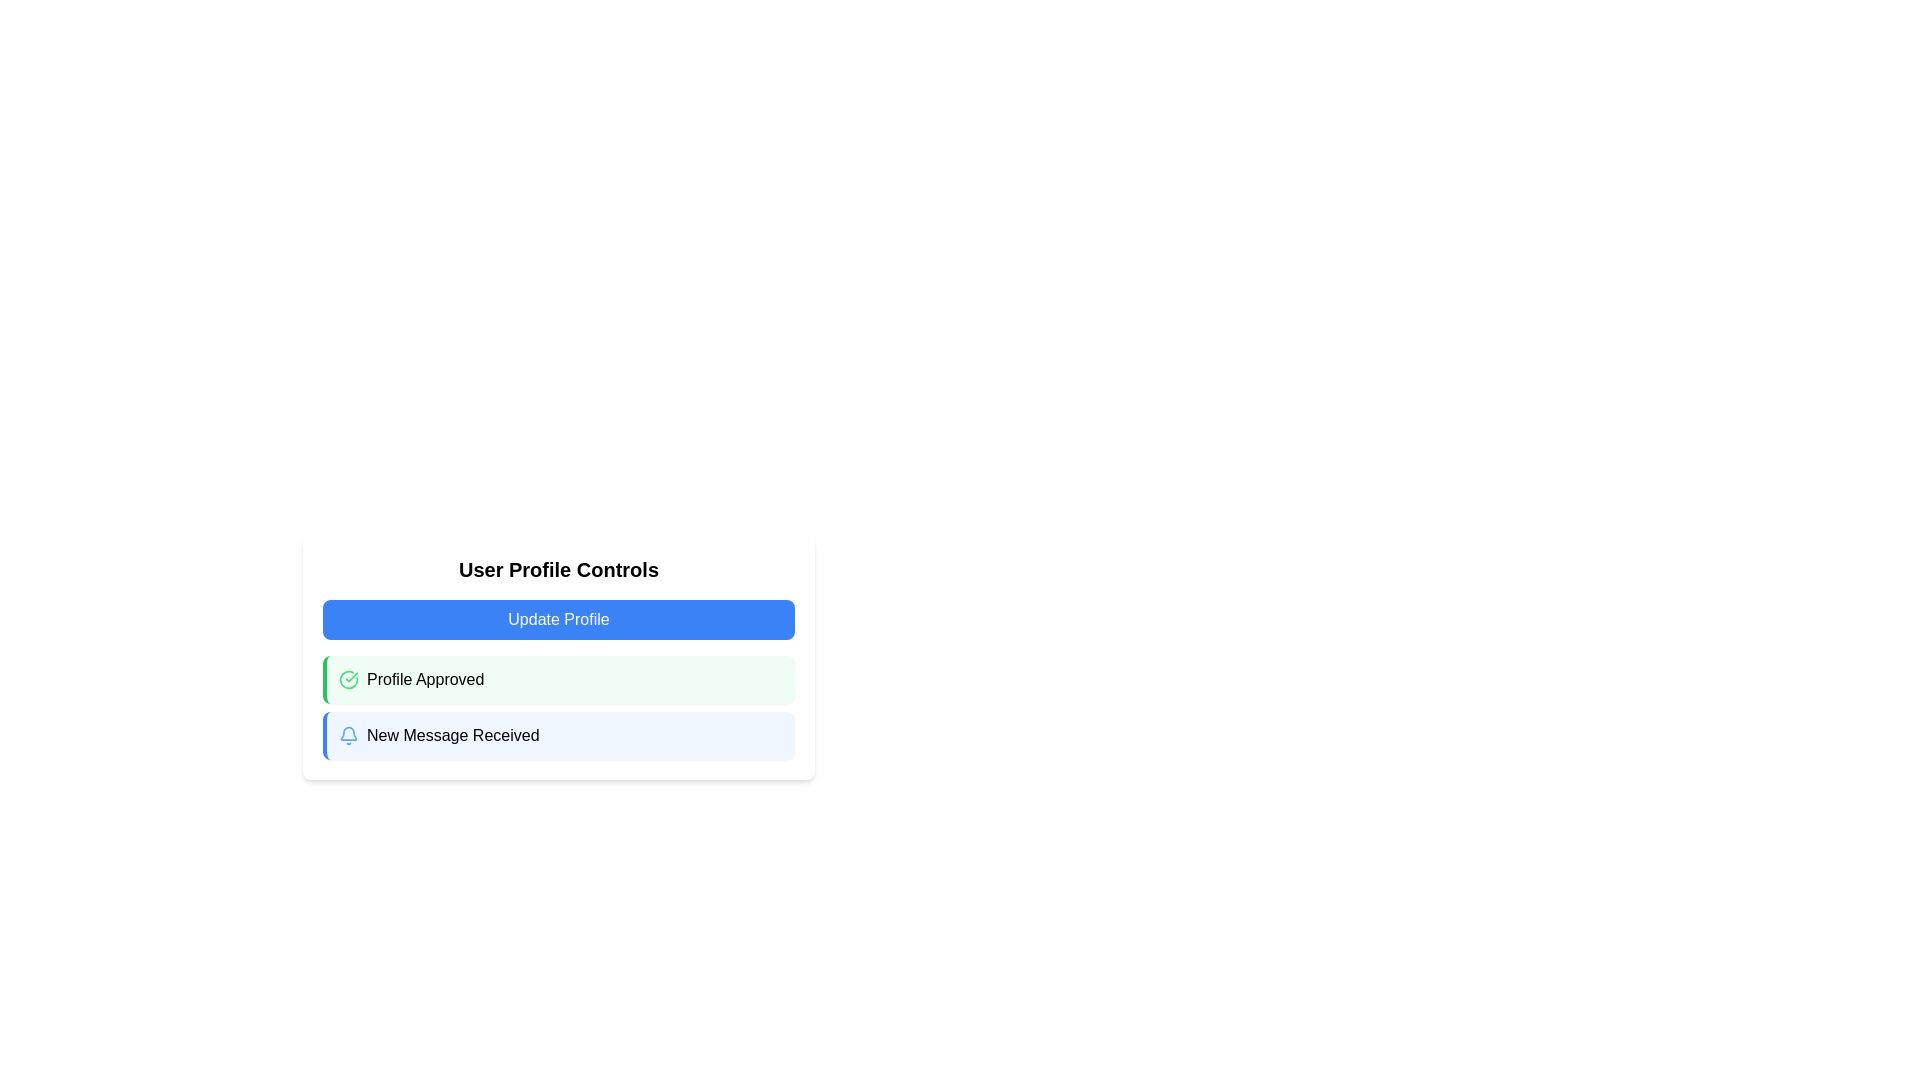 The width and height of the screenshot is (1920, 1080). I want to click on the notification box that indicates a new incoming message, located below the 'Profile Approved' notification, so click(558, 736).